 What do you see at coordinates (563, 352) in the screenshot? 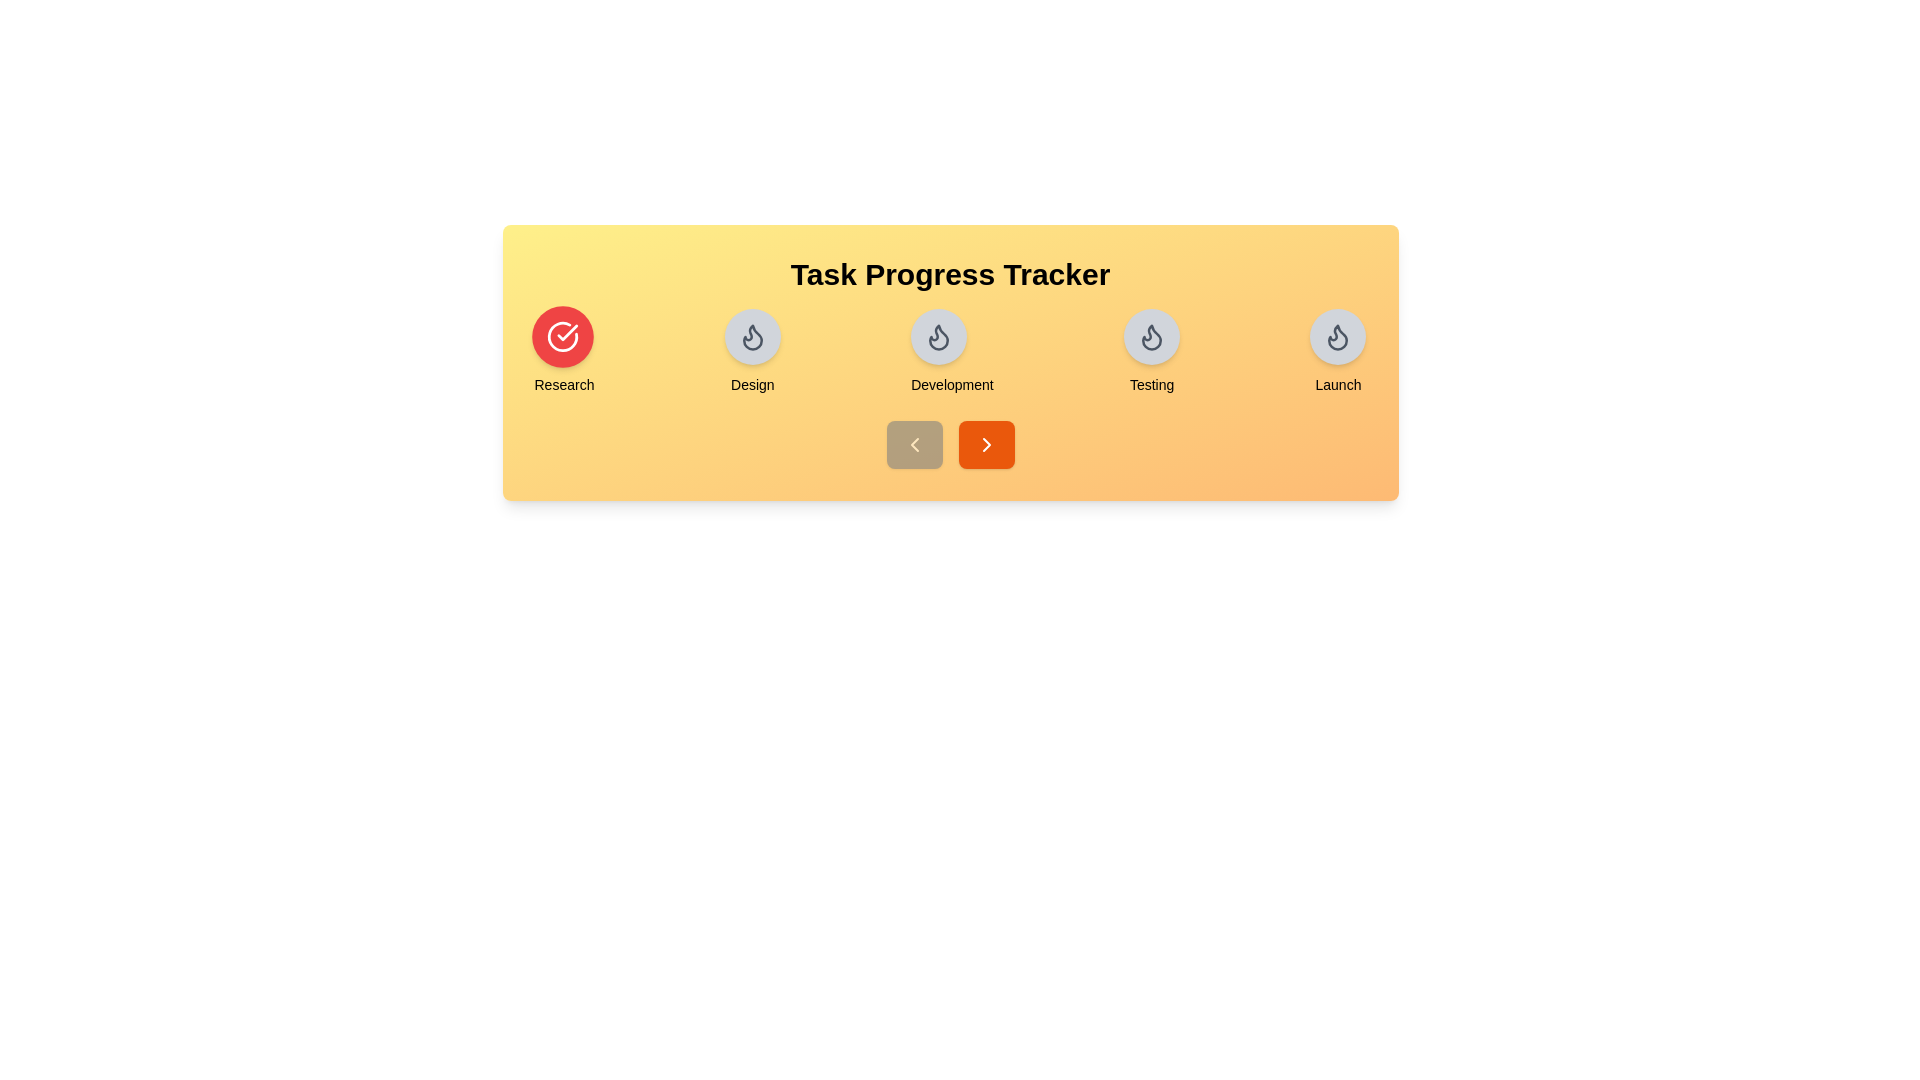
I see `the progress stage indicator labeled 'Research' to understand the current or completed progress stage` at bounding box center [563, 352].